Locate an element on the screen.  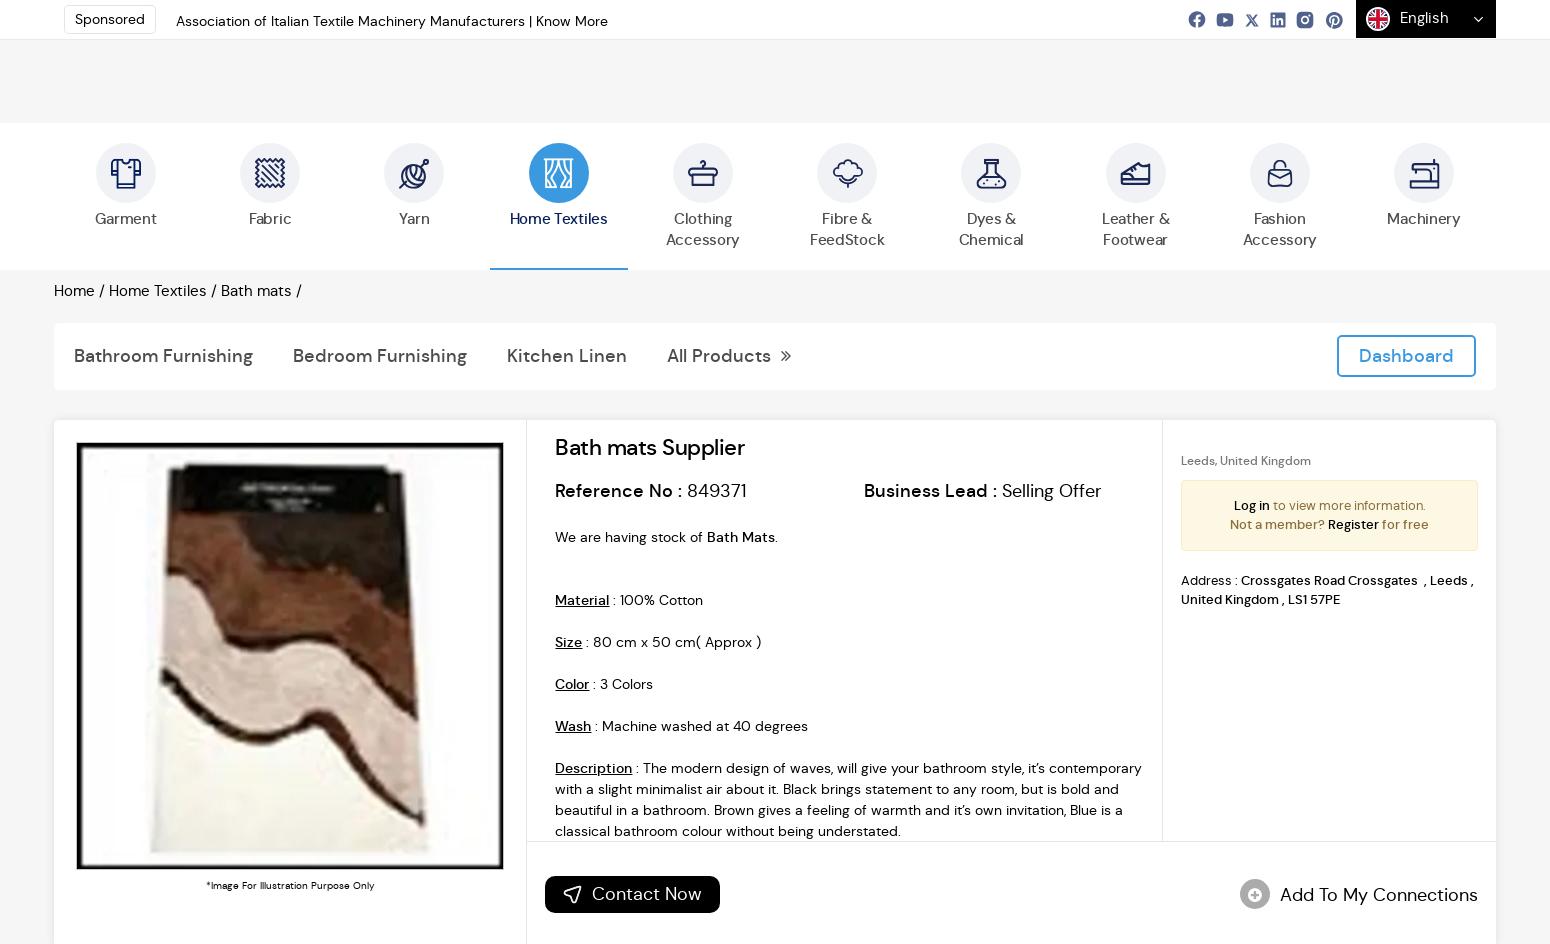
'News' is located at coordinates (807, 30).